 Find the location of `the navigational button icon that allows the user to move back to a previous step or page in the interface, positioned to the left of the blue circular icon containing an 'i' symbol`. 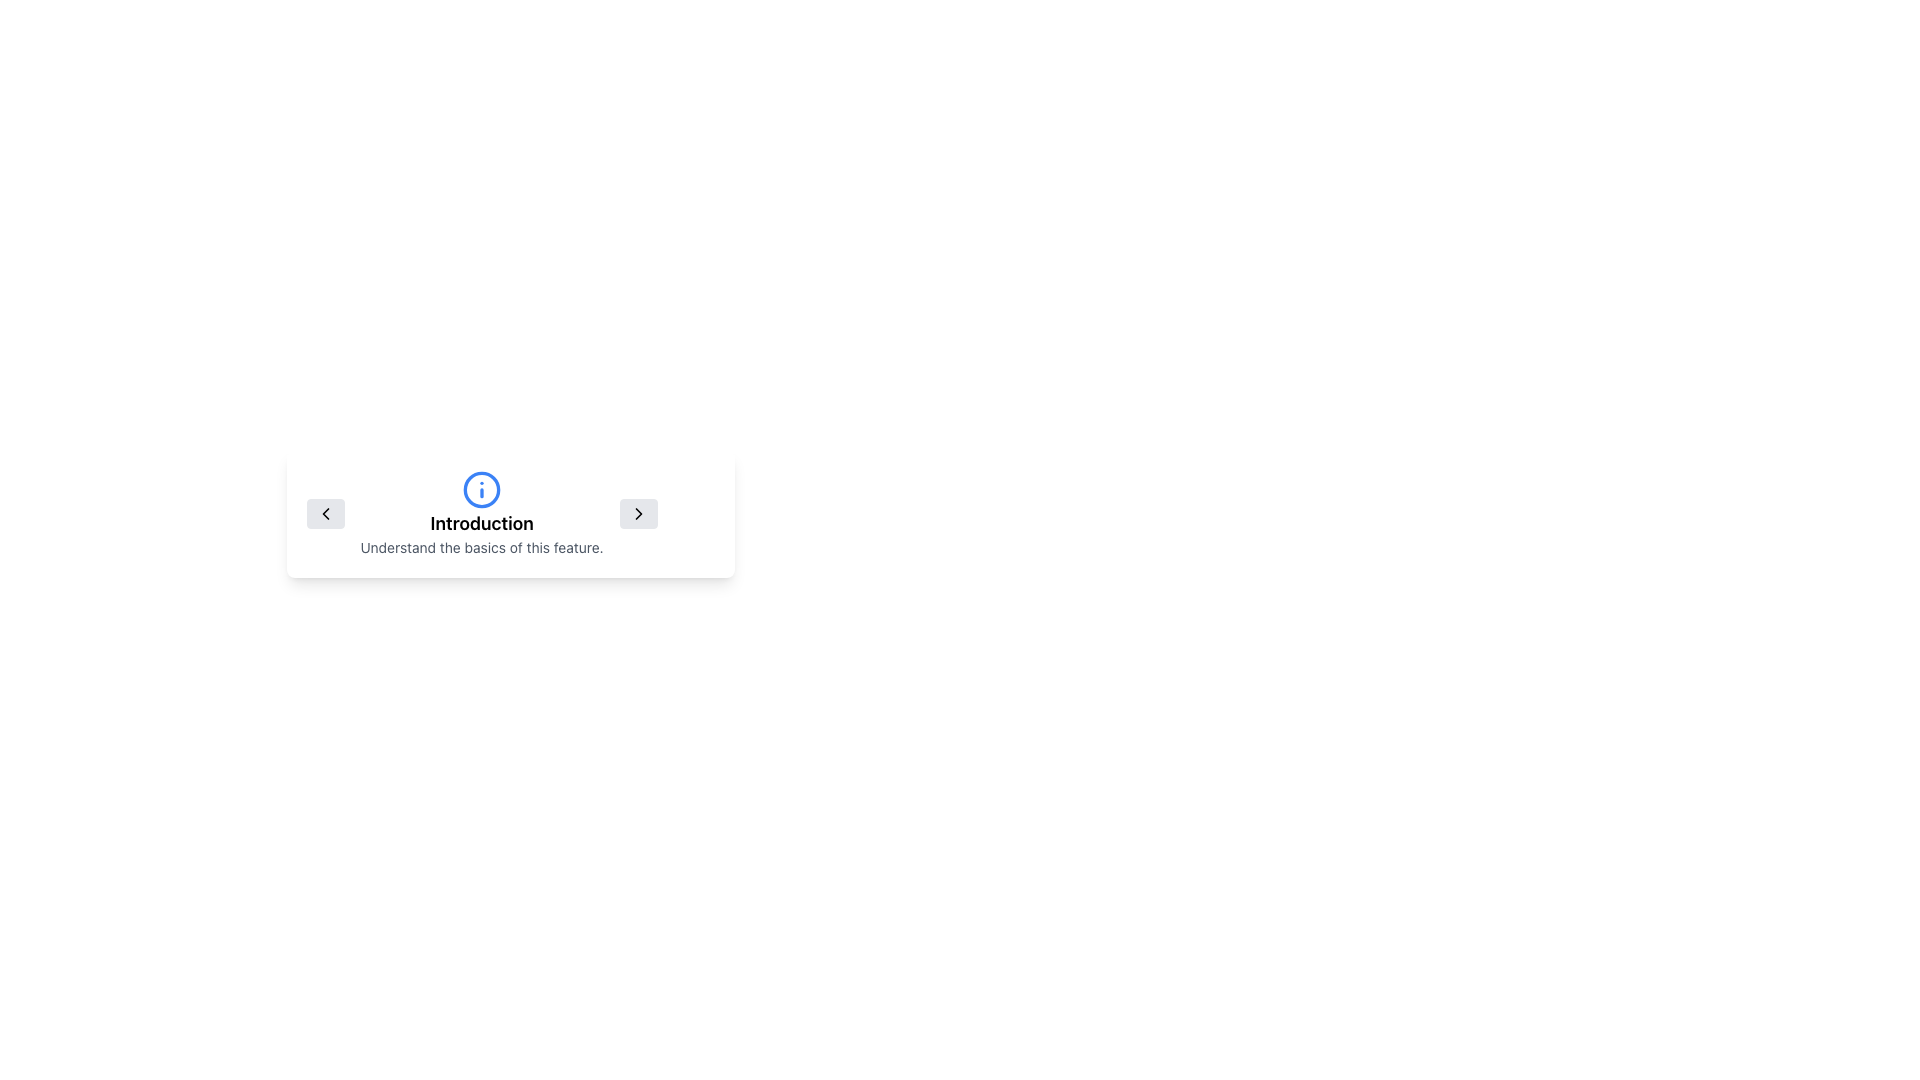

the navigational button icon that allows the user to move back to a previous step or page in the interface, positioned to the left of the blue circular icon containing an 'i' symbol is located at coordinates (325, 512).